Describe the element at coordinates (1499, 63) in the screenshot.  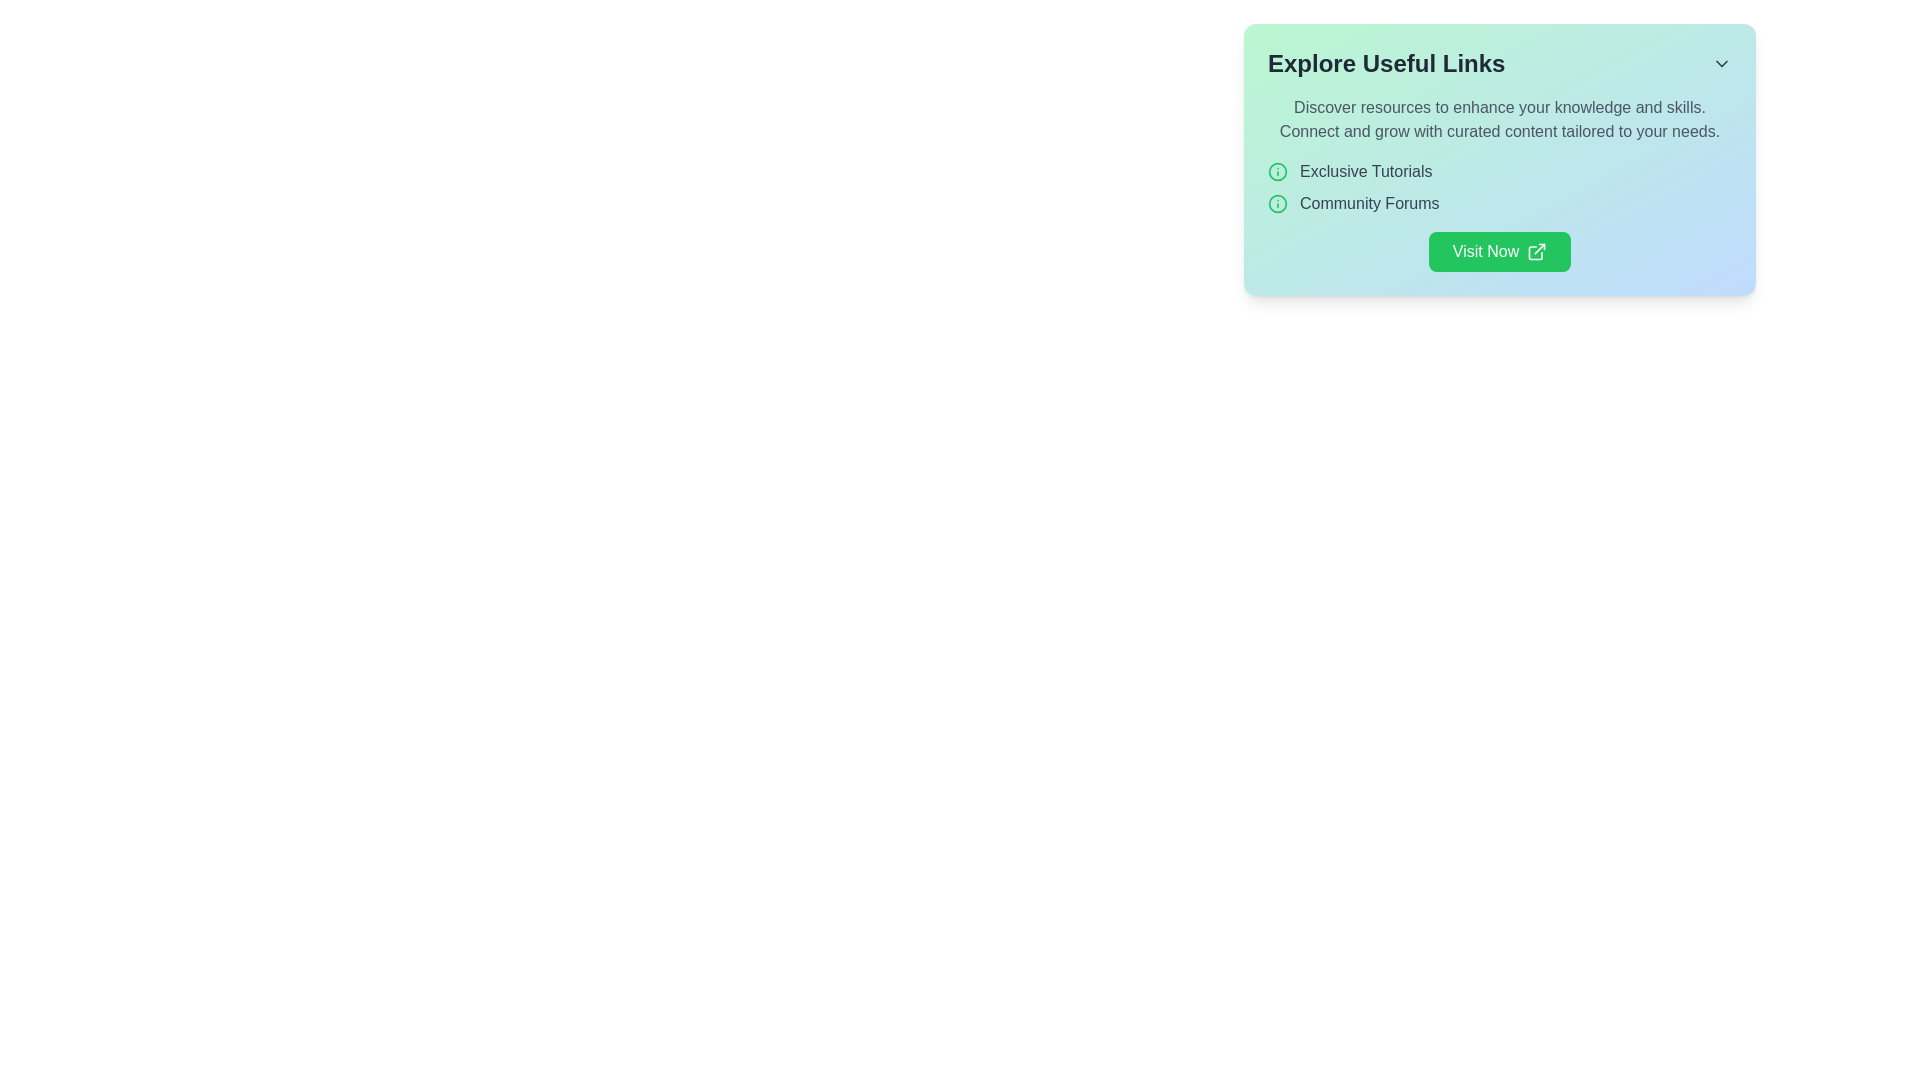
I see `the 'Explore Useful Links' dropdown title header` at that location.